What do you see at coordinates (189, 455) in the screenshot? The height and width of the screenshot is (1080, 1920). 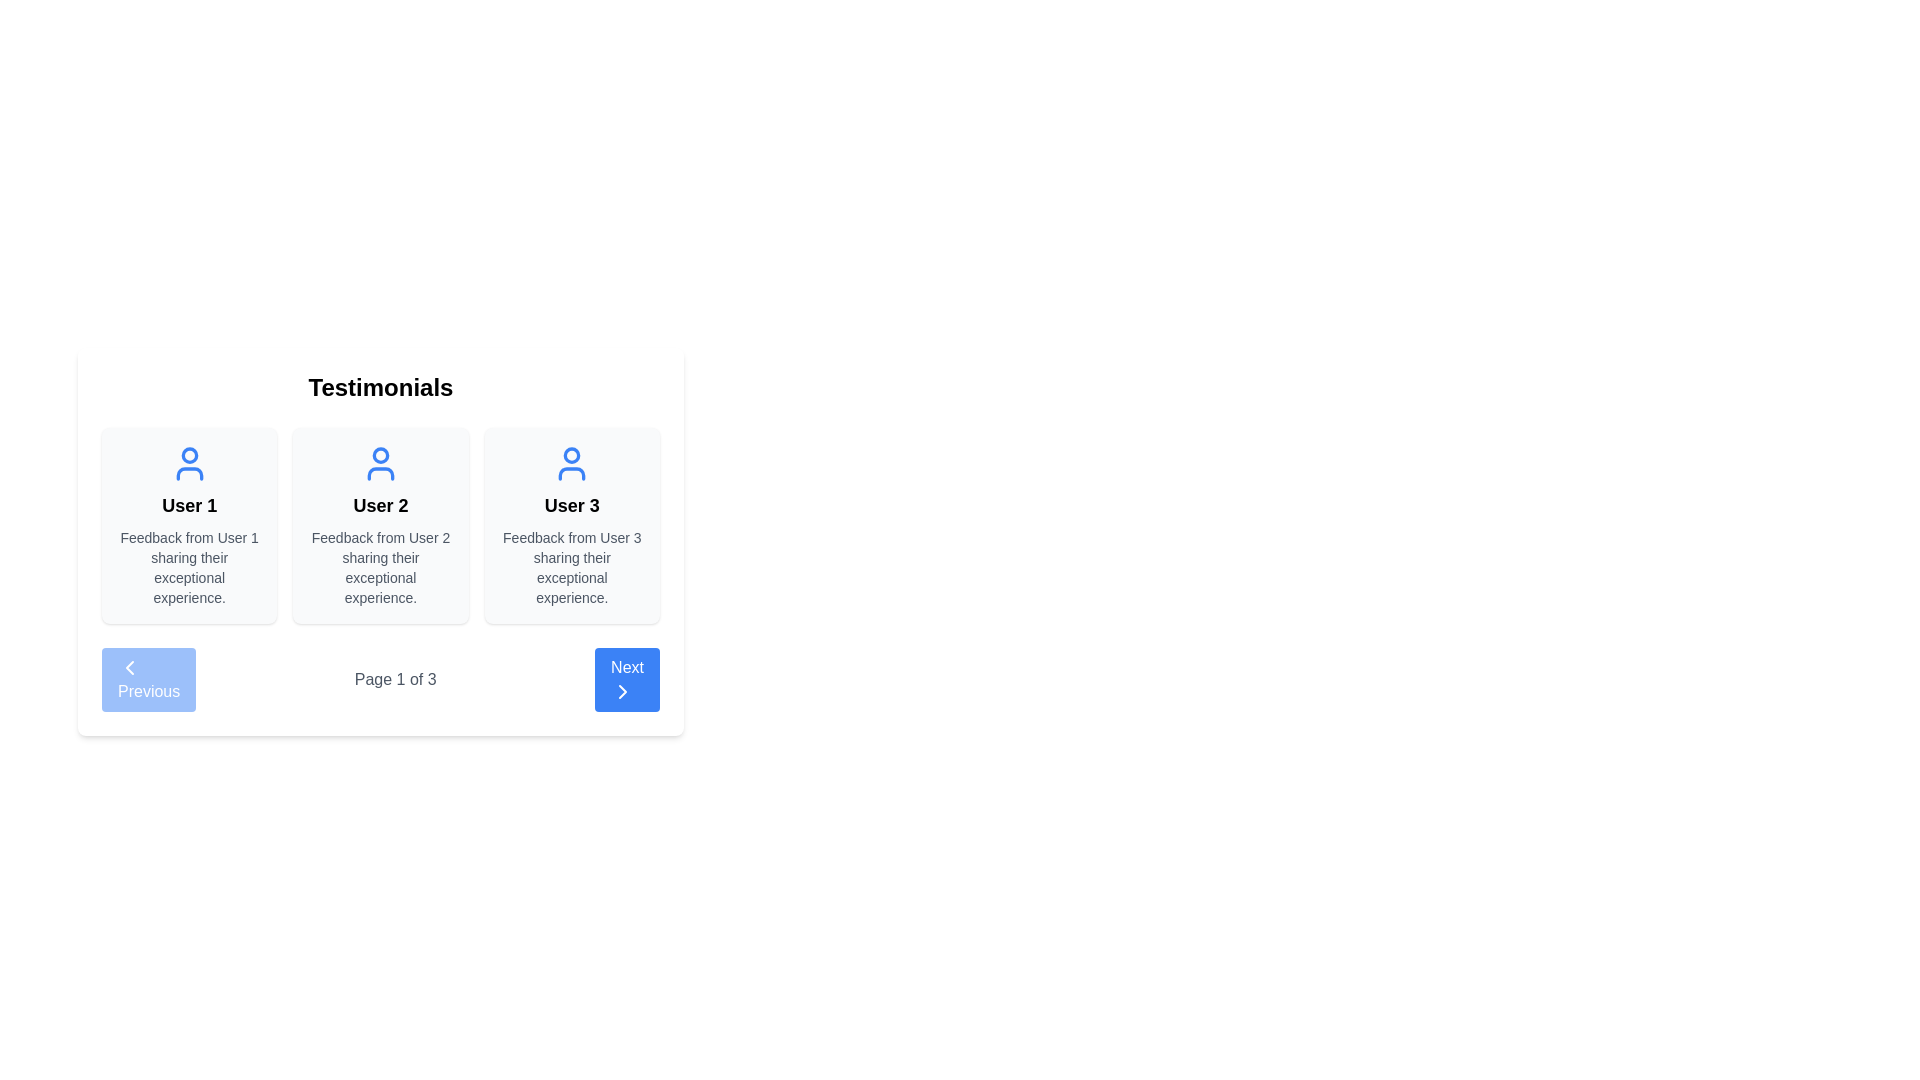 I see `the circular avatar icon within the blue user figure in the center-top of the first testimonial card labeled 'User 1' under the header 'Testimonials'` at bounding box center [189, 455].